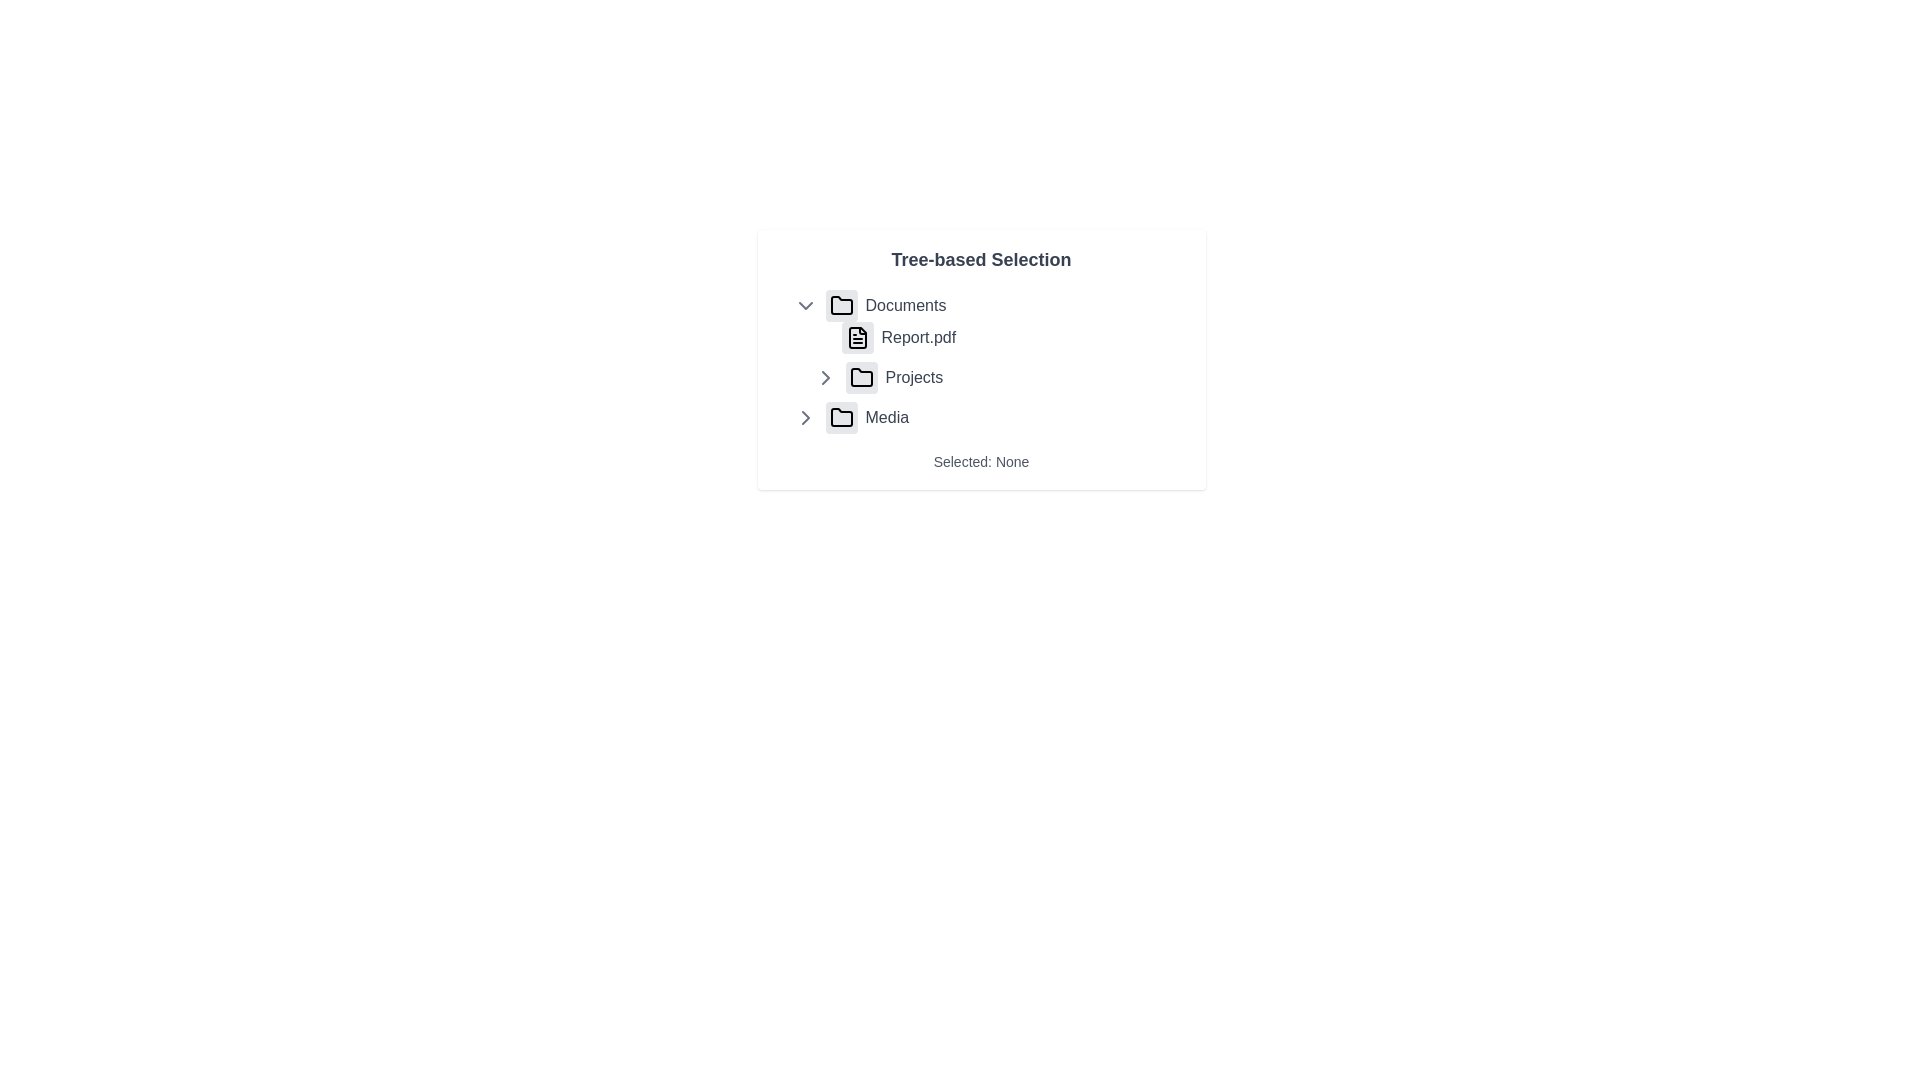 This screenshot has height=1080, width=1920. I want to click on the background rectangle of the document icon next to the 'Report.pdf' label in the 'Documents' section, so click(857, 337).